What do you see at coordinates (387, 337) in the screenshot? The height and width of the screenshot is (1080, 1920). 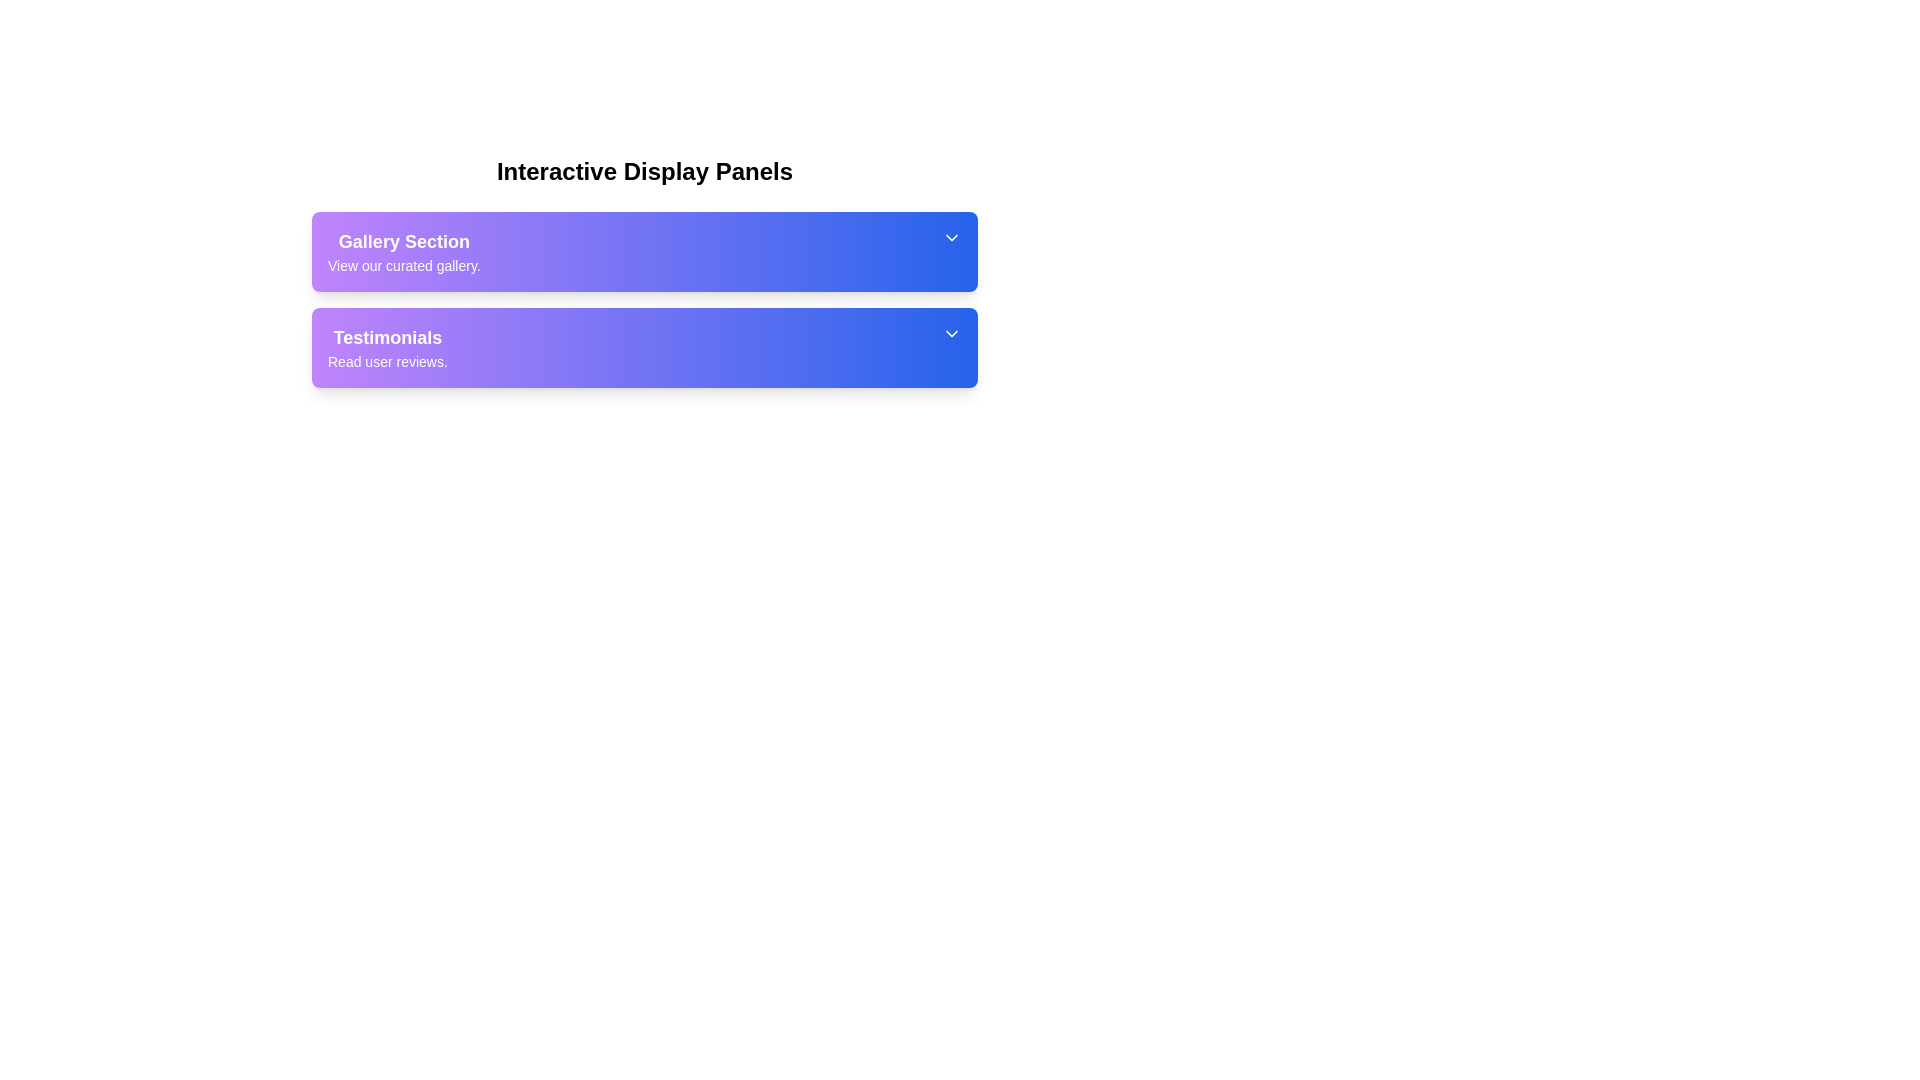 I see `the Text label that serves as the title for the user testimonials section, located above the smaller text description 'Read user reviews.'` at bounding box center [387, 337].